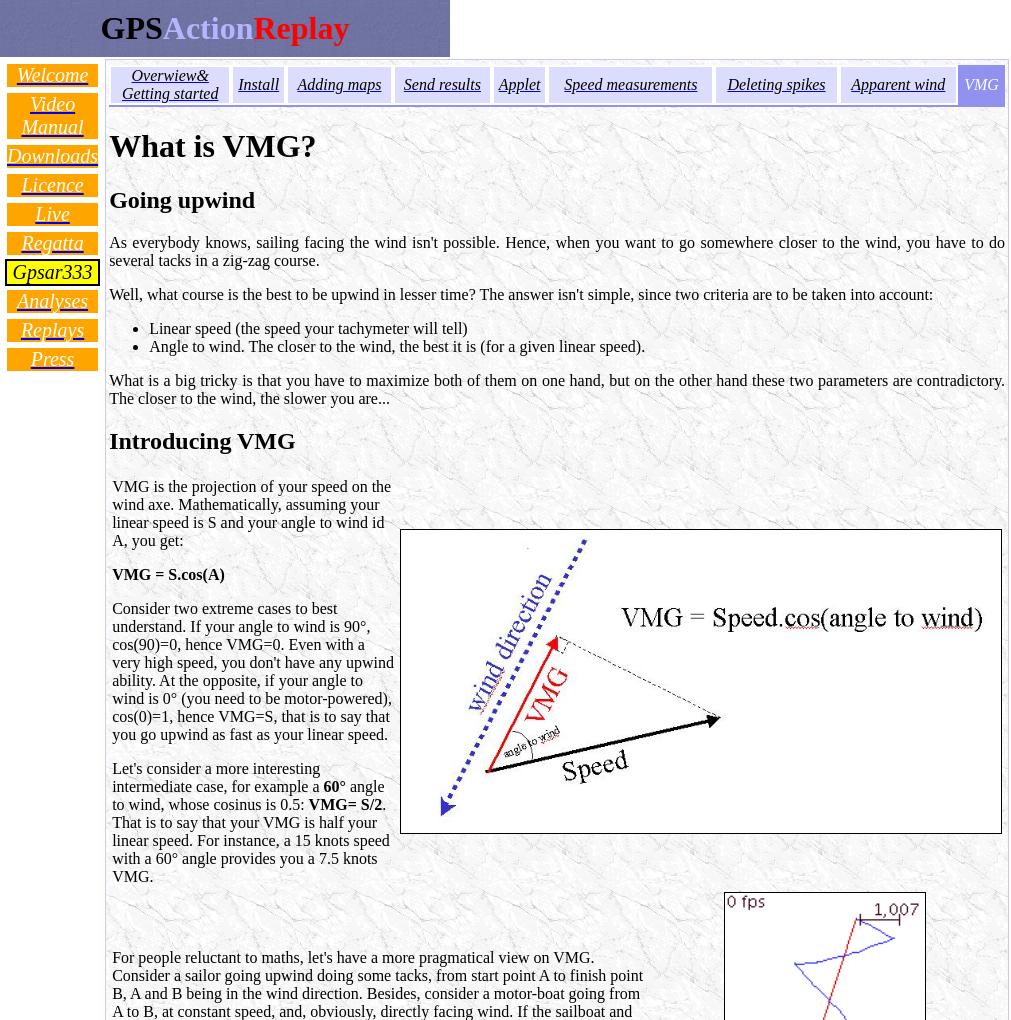 The image size is (1011, 1020). Describe the element at coordinates (51, 155) in the screenshot. I see `'Downloads'` at that location.